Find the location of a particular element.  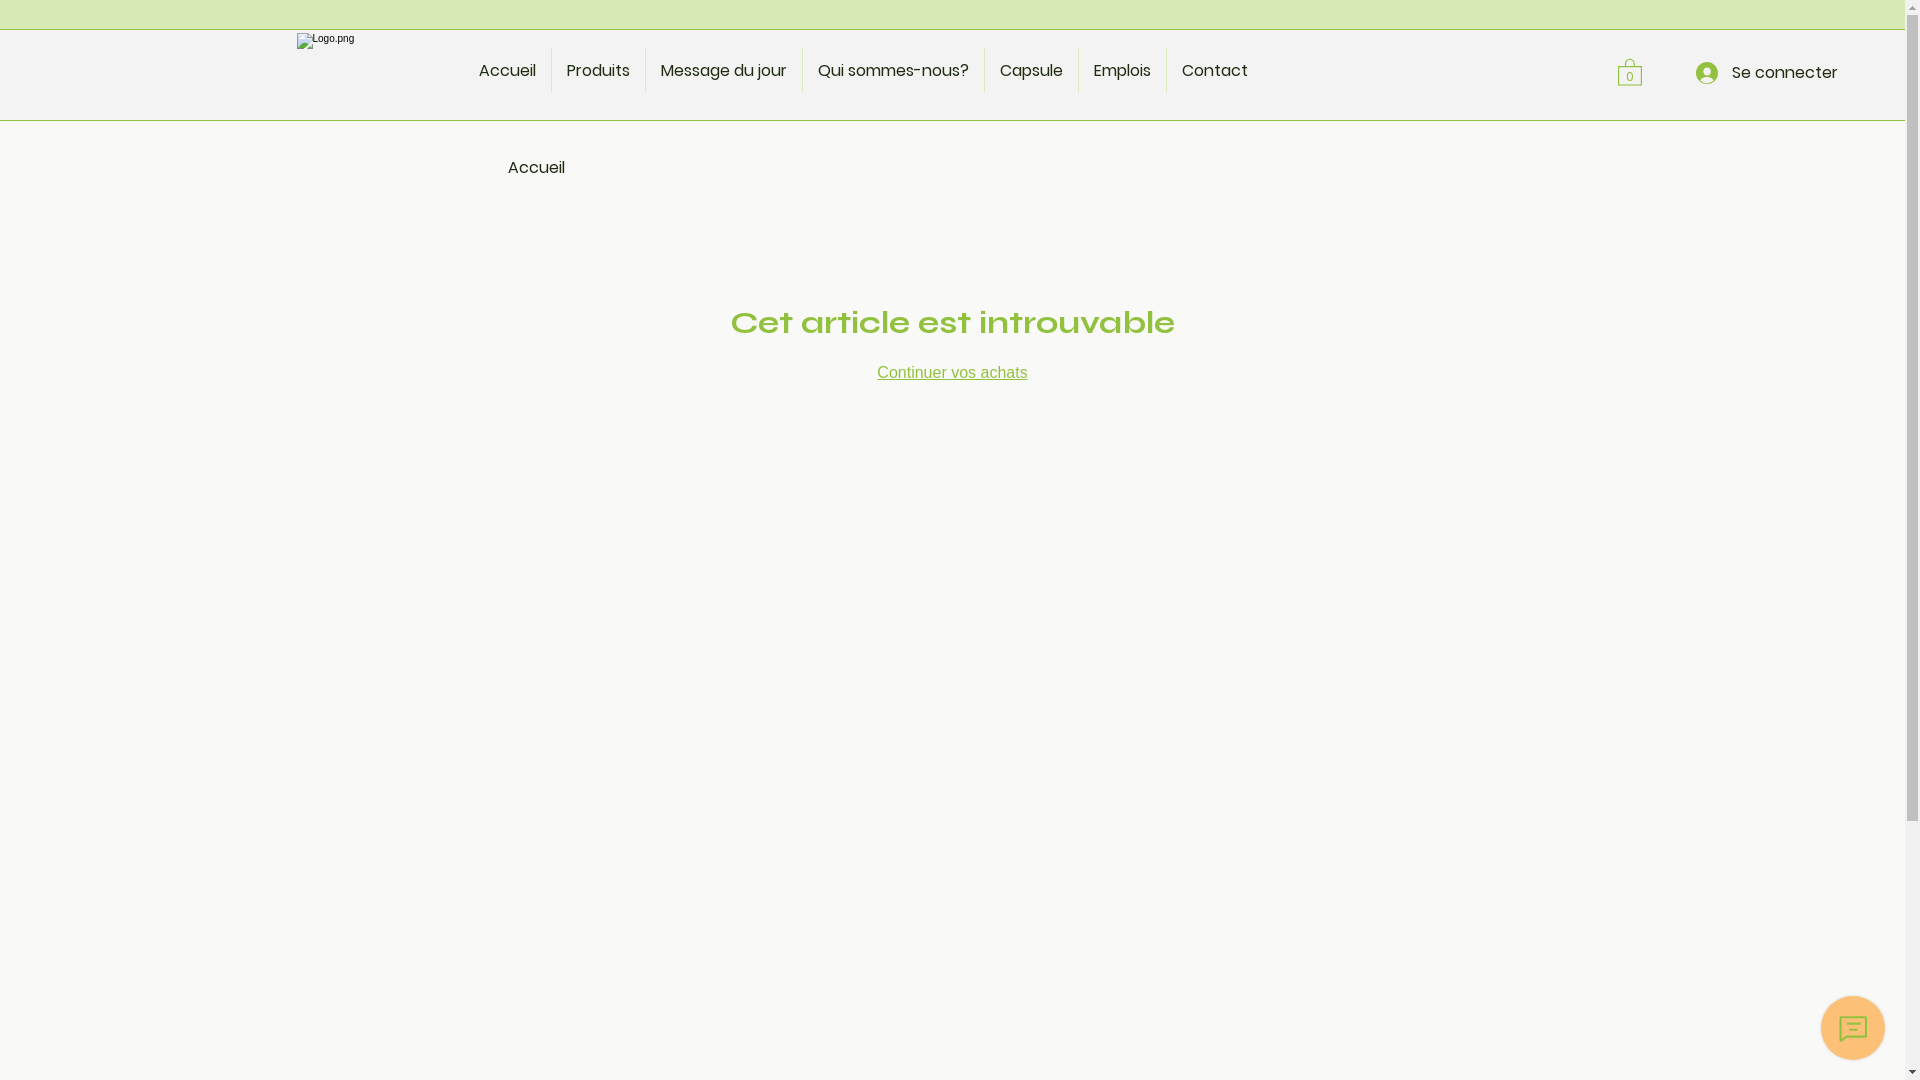

'Se connecter' is located at coordinates (1766, 72).